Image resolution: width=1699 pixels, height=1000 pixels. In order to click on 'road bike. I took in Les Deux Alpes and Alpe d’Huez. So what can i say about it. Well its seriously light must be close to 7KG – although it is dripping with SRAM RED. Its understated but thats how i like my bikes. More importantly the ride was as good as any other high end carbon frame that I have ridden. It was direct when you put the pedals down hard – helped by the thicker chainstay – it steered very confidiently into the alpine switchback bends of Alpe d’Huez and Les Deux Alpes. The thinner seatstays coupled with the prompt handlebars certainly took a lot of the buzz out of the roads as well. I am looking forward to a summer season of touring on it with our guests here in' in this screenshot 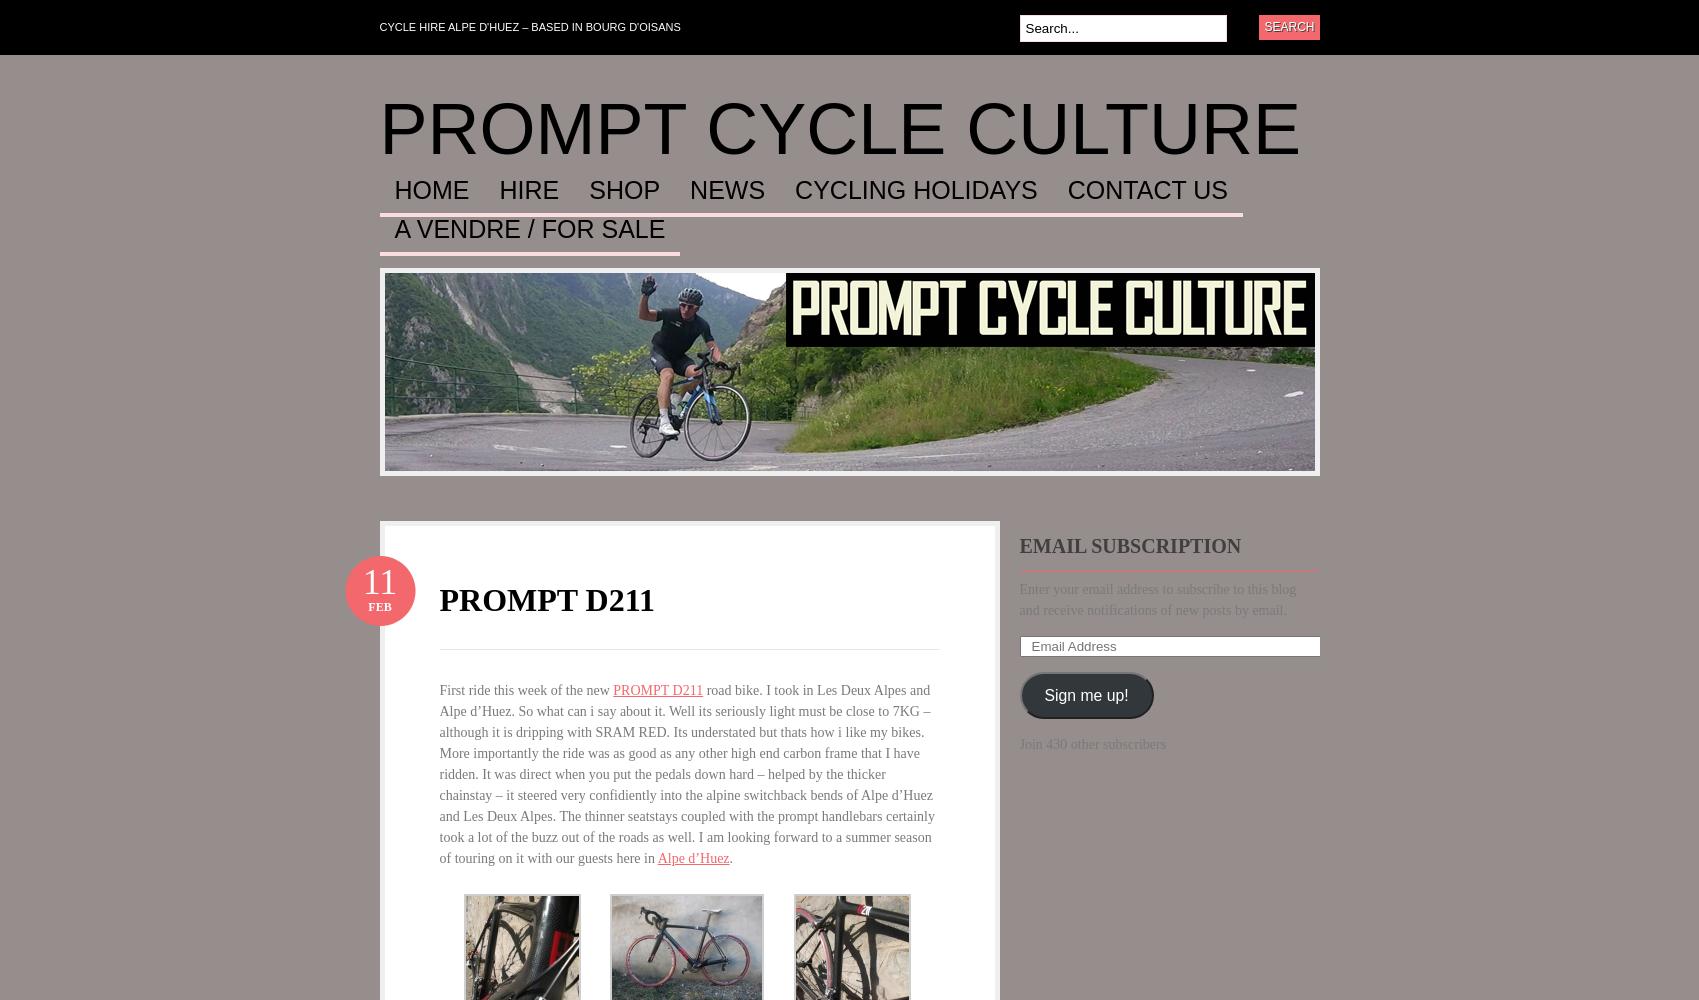, I will do `click(439, 774)`.